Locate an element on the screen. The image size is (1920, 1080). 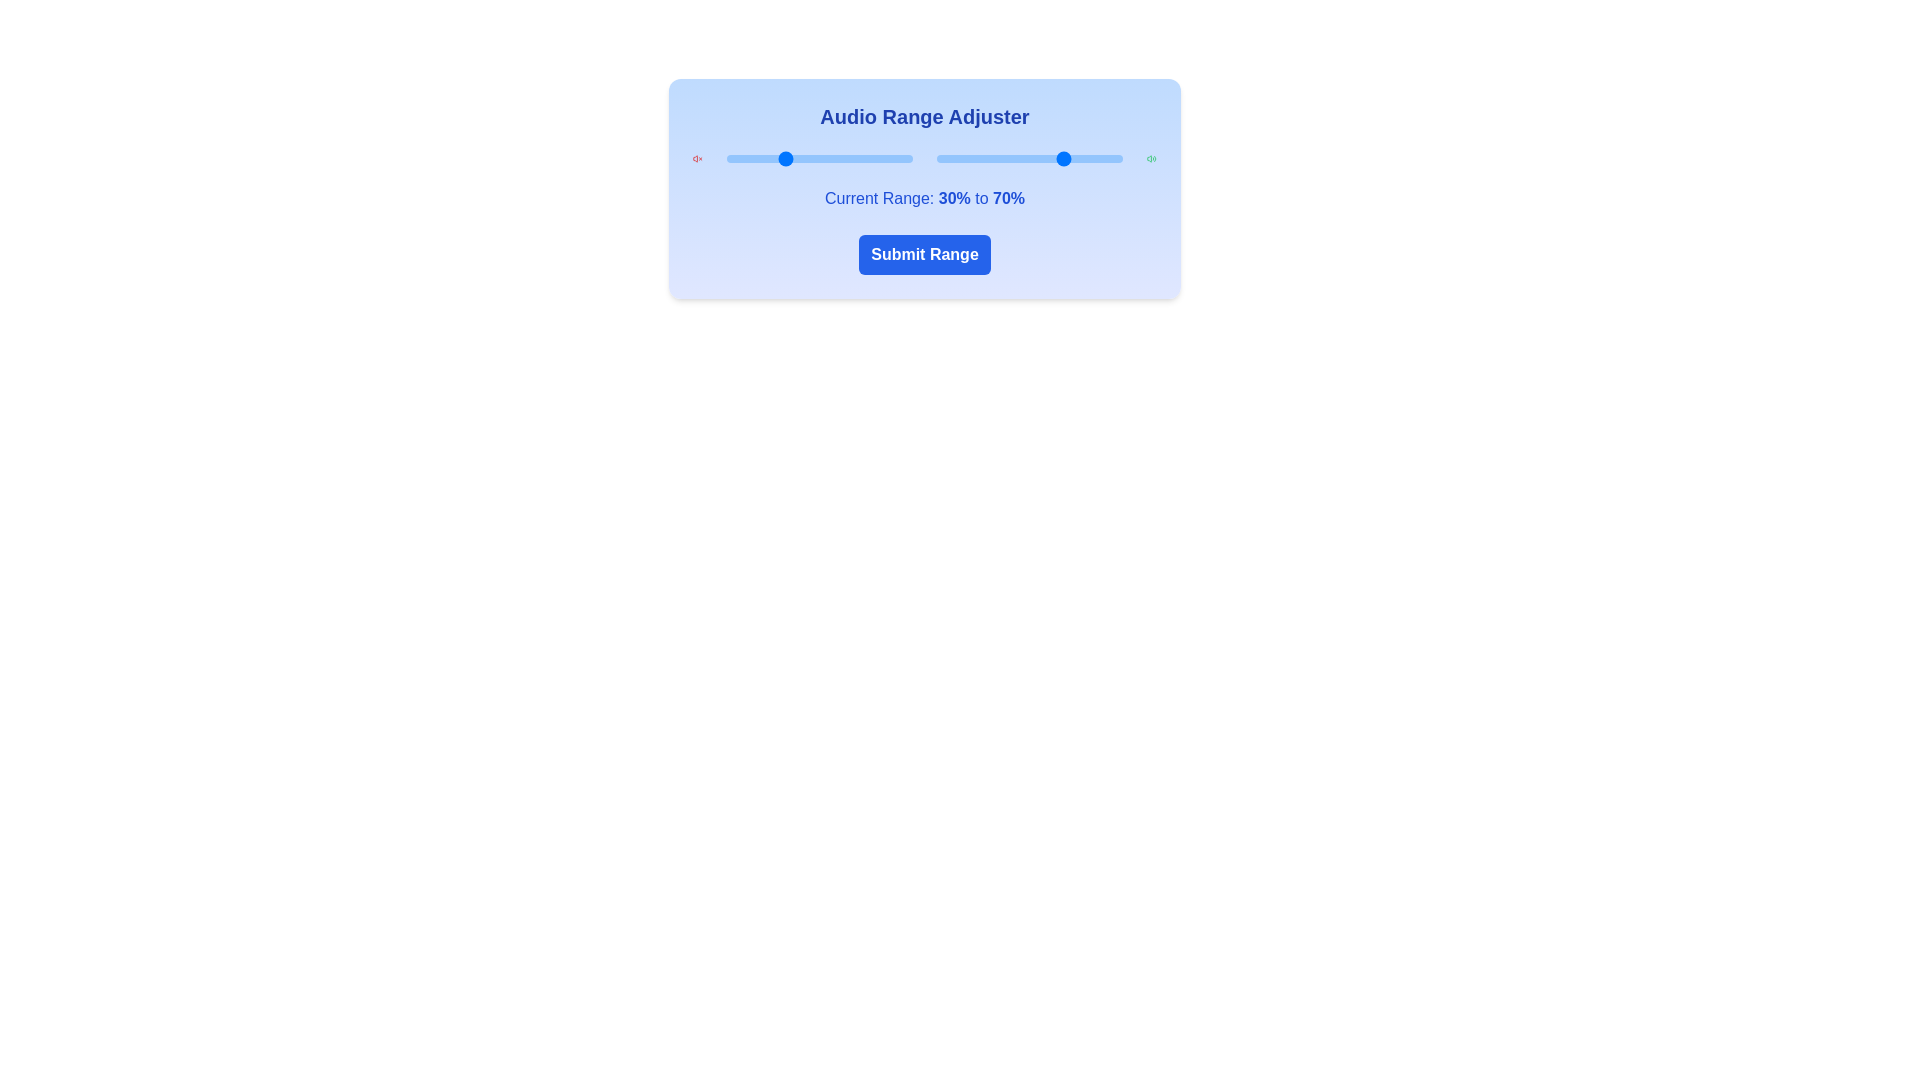
the slider is located at coordinates (908, 157).